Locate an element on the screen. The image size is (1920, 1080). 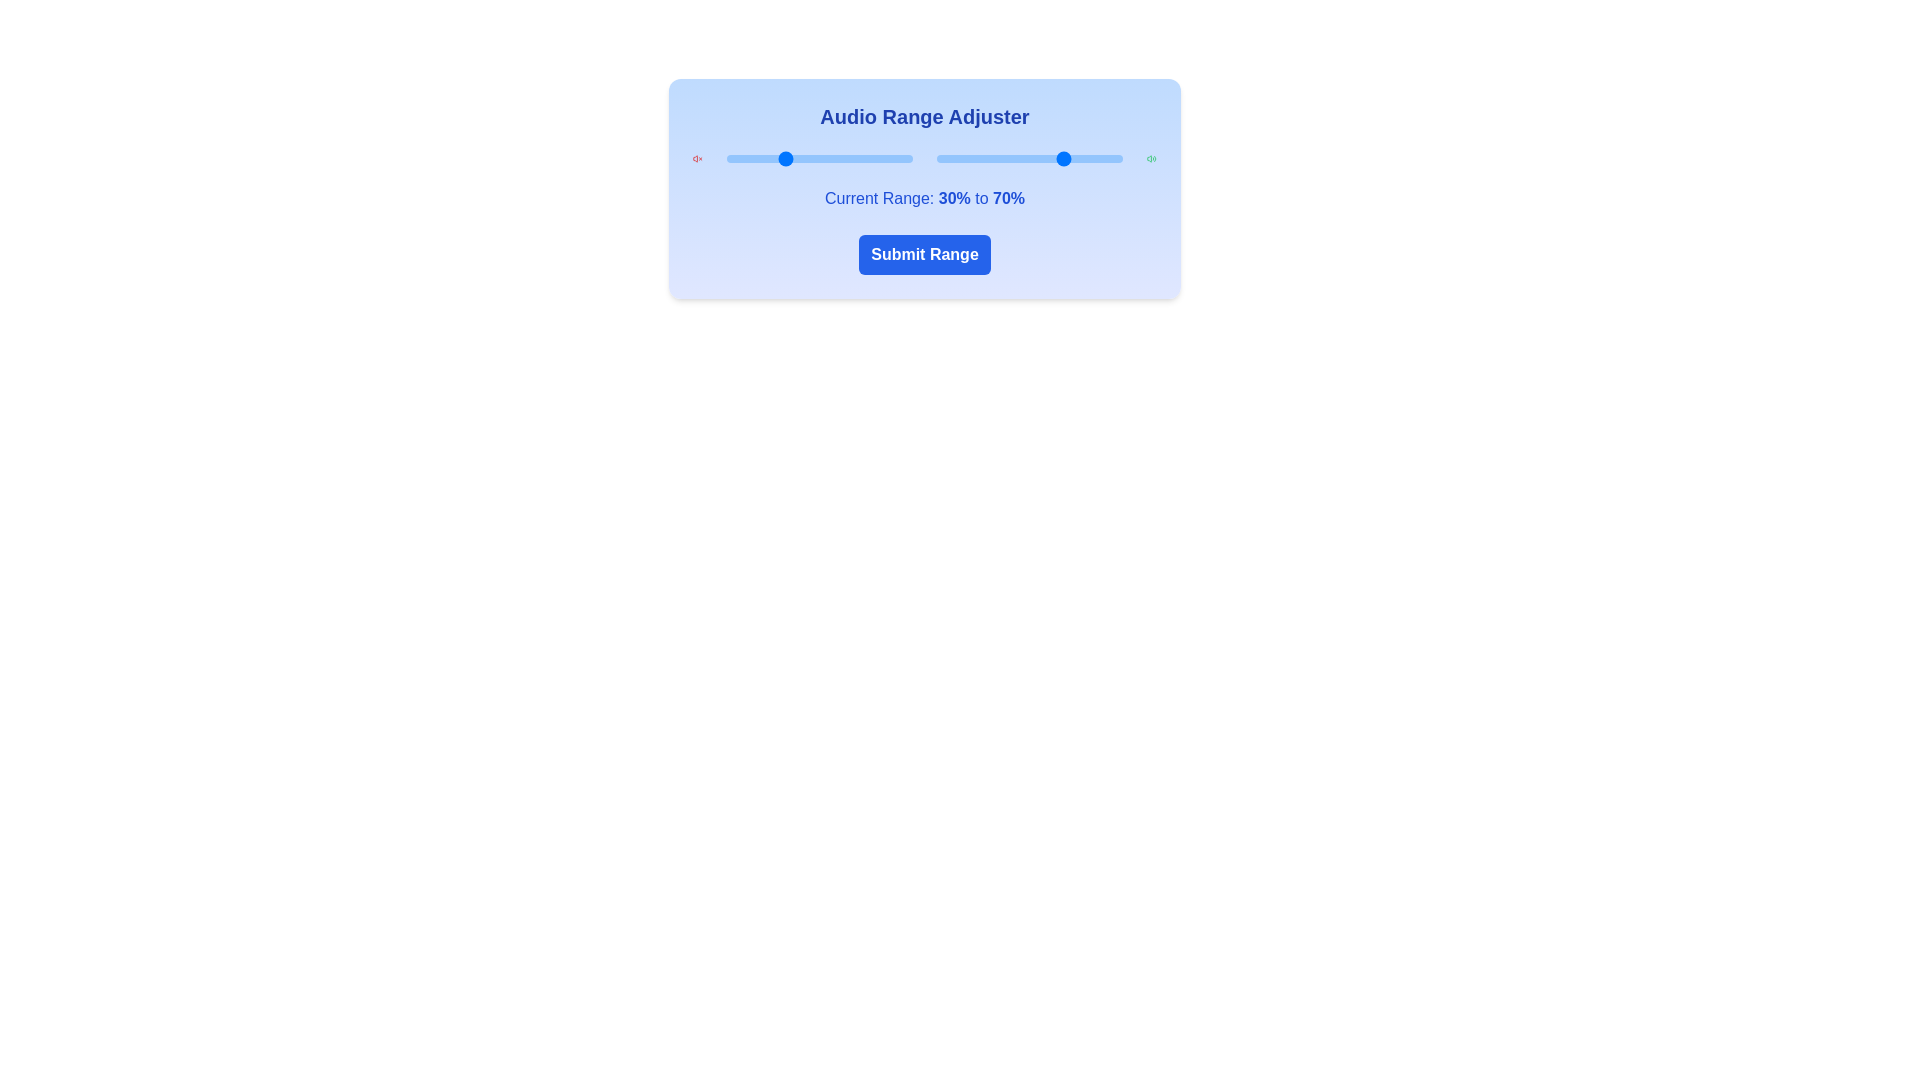
the slider is located at coordinates (908, 157).